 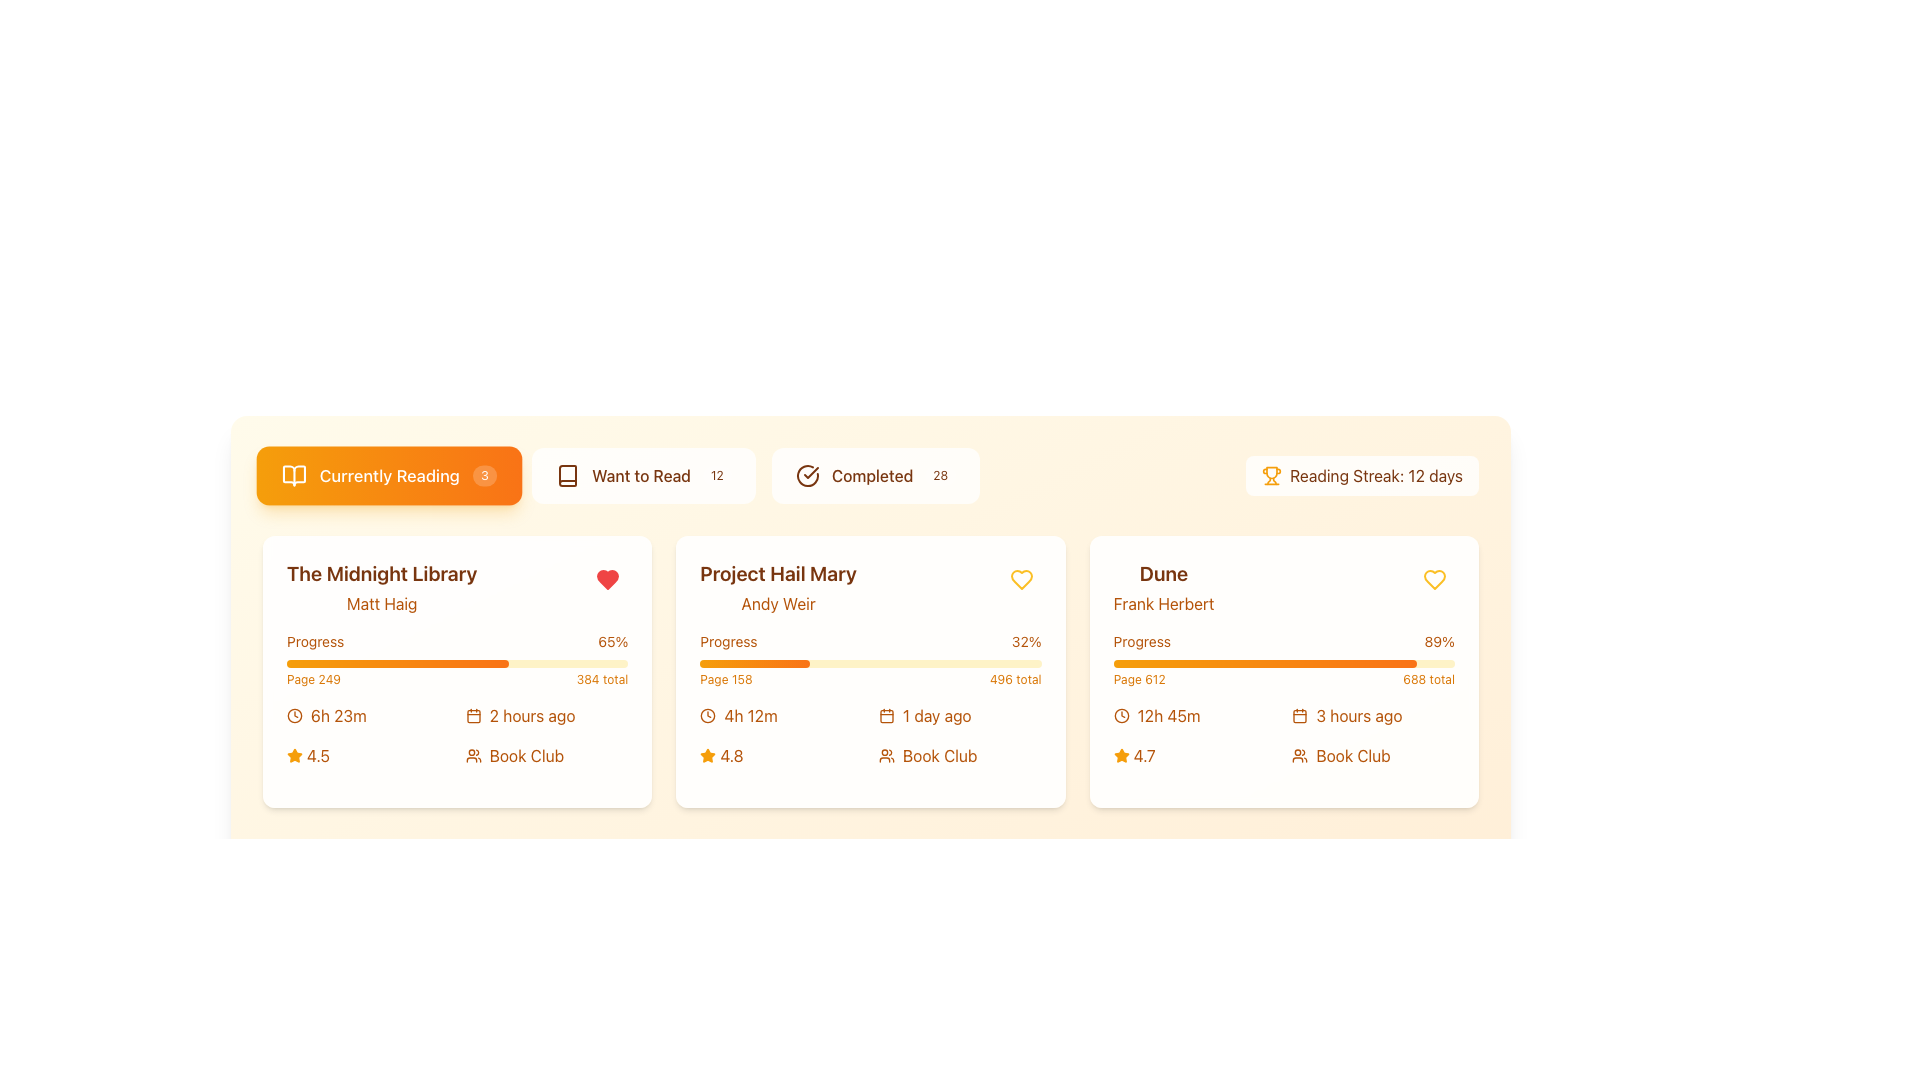 What do you see at coordinates (1434, 579) in the screenshot?
I see `the heart icon button located at the top-right corner of the Dune card` at bounding box center [1434, 579].